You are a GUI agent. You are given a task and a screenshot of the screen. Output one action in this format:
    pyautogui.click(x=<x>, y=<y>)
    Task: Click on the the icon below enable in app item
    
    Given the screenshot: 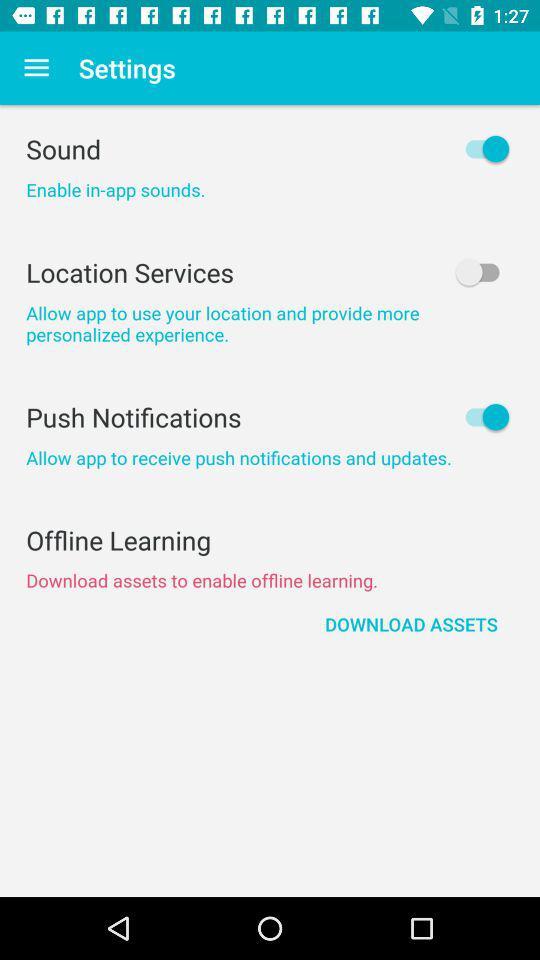 What is the action you would take?
    pyautogui.click(x=270, y=271)
    